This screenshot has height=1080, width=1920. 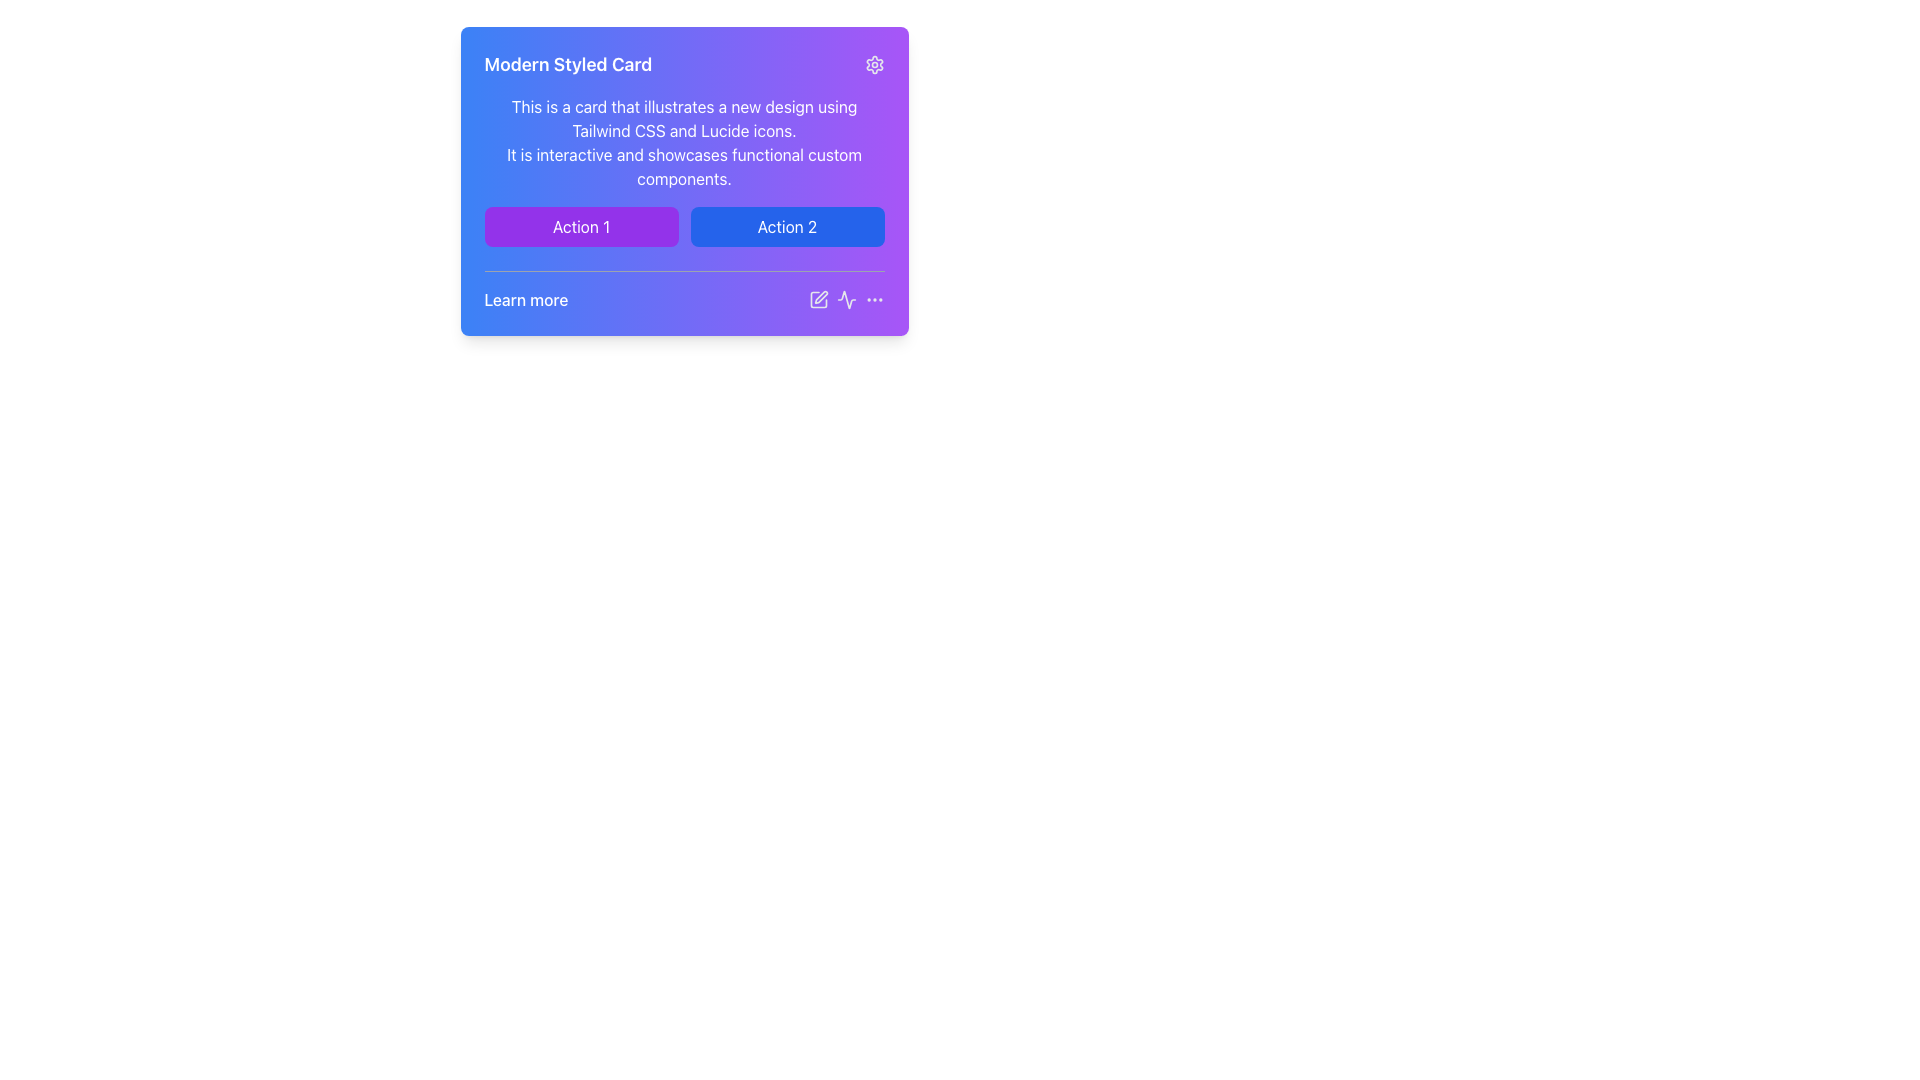 I want to click on the waveform icon located in the lower-right area of the card interface, which is the third icon in sequence among sibling icons, so click(x=846, y=300).